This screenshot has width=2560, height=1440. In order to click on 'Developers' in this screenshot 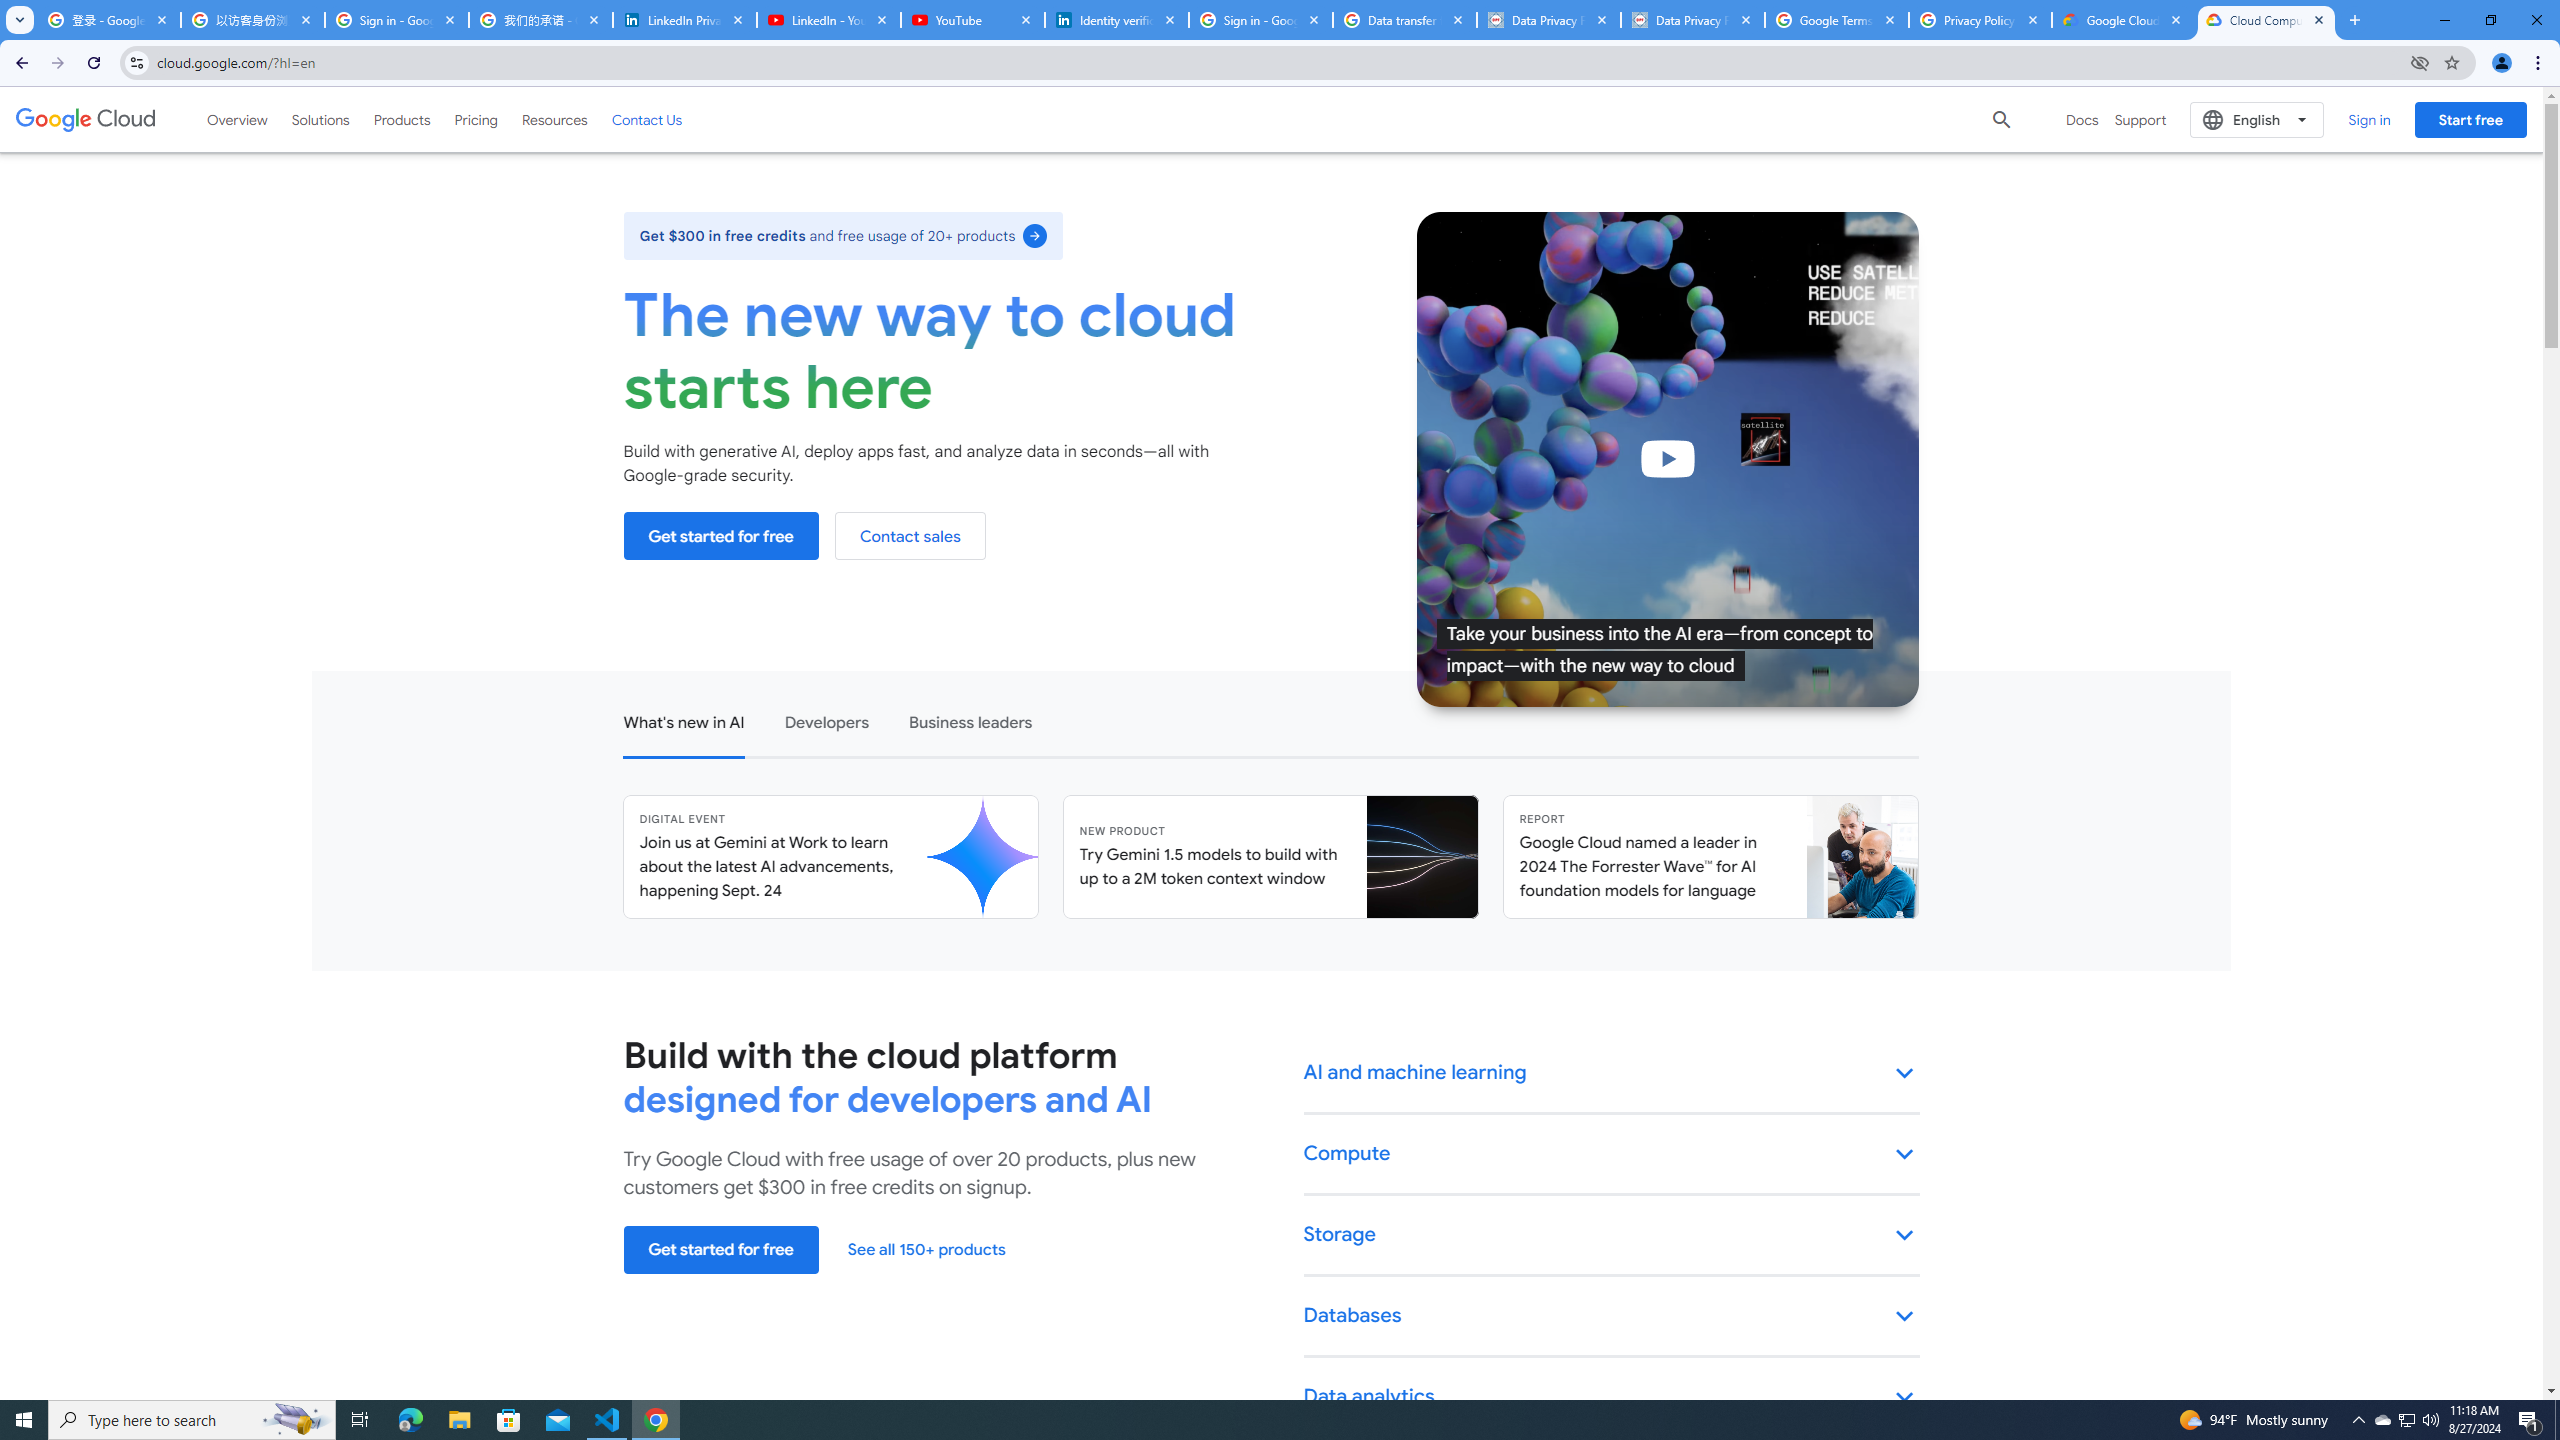, I will do `click(824, 720)`.